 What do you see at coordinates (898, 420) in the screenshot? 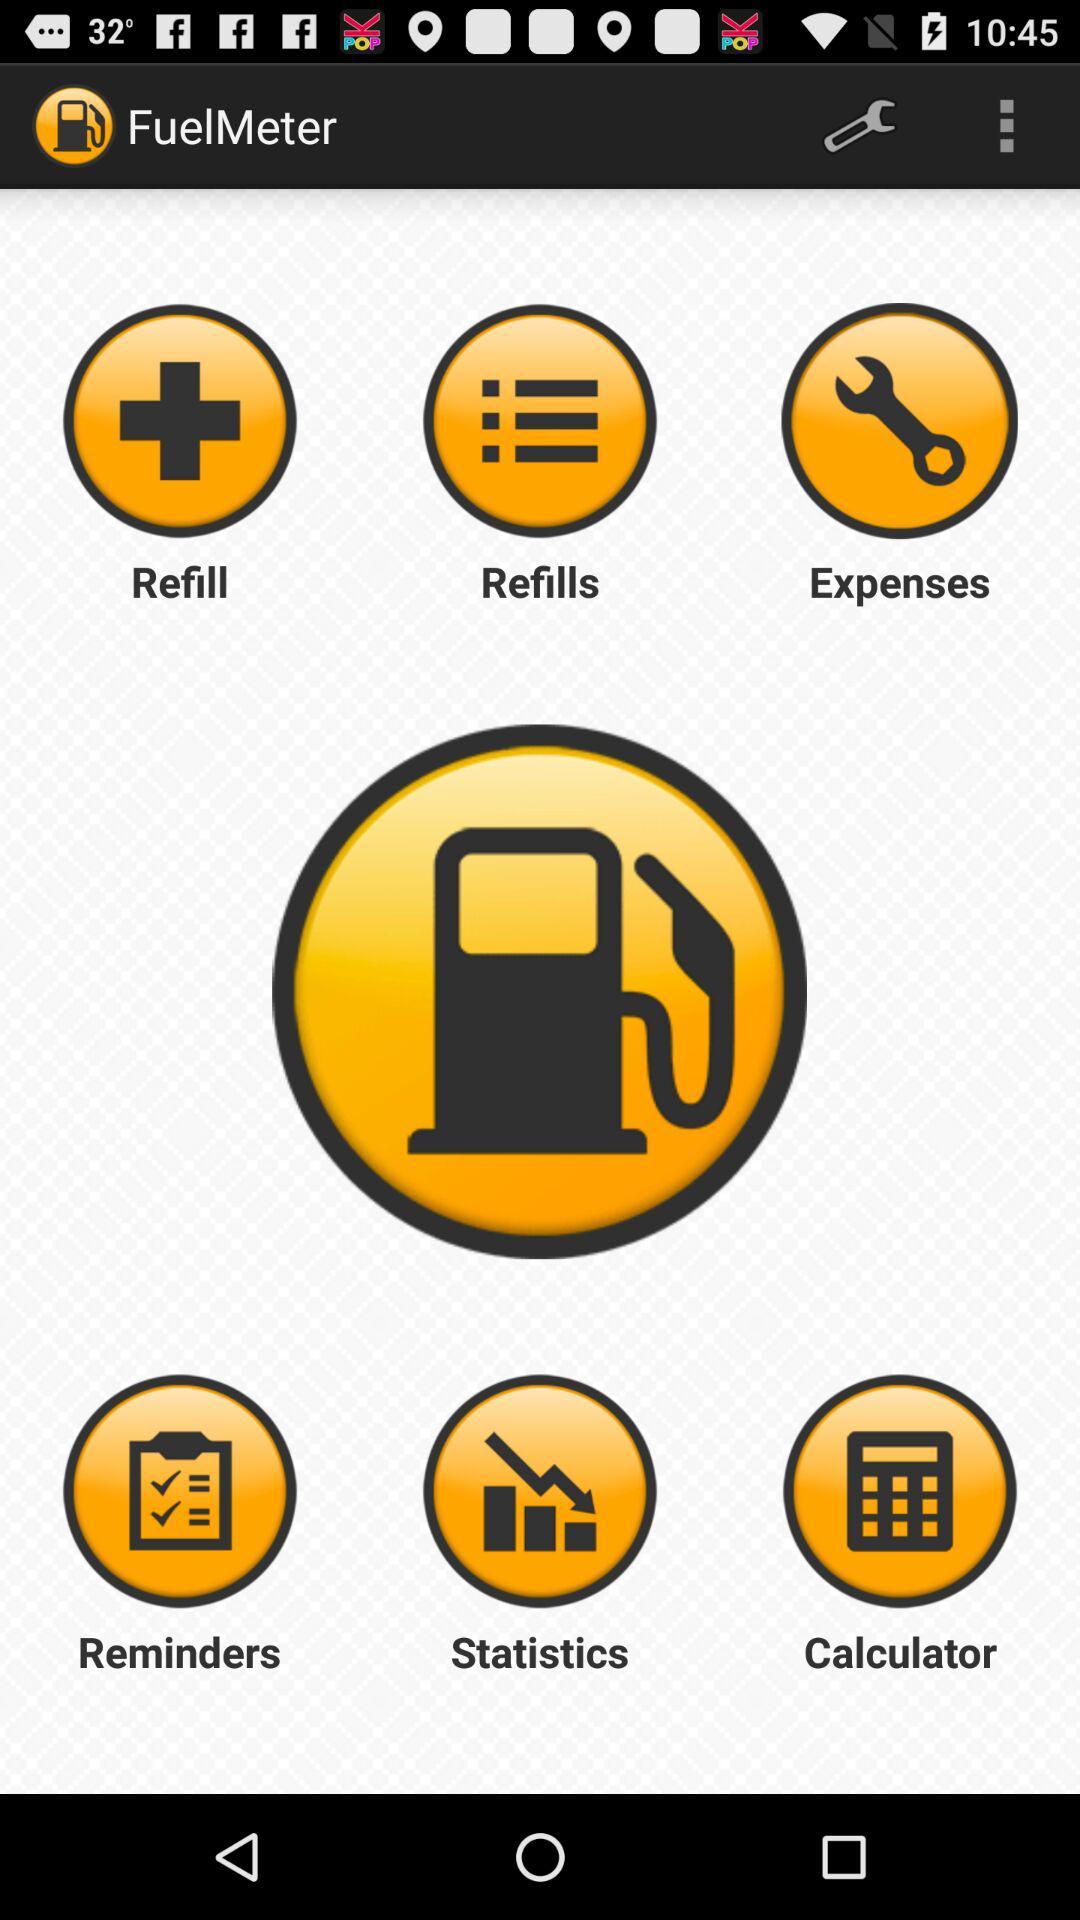
I see `check my expenses` at bounding box center [898, 420].